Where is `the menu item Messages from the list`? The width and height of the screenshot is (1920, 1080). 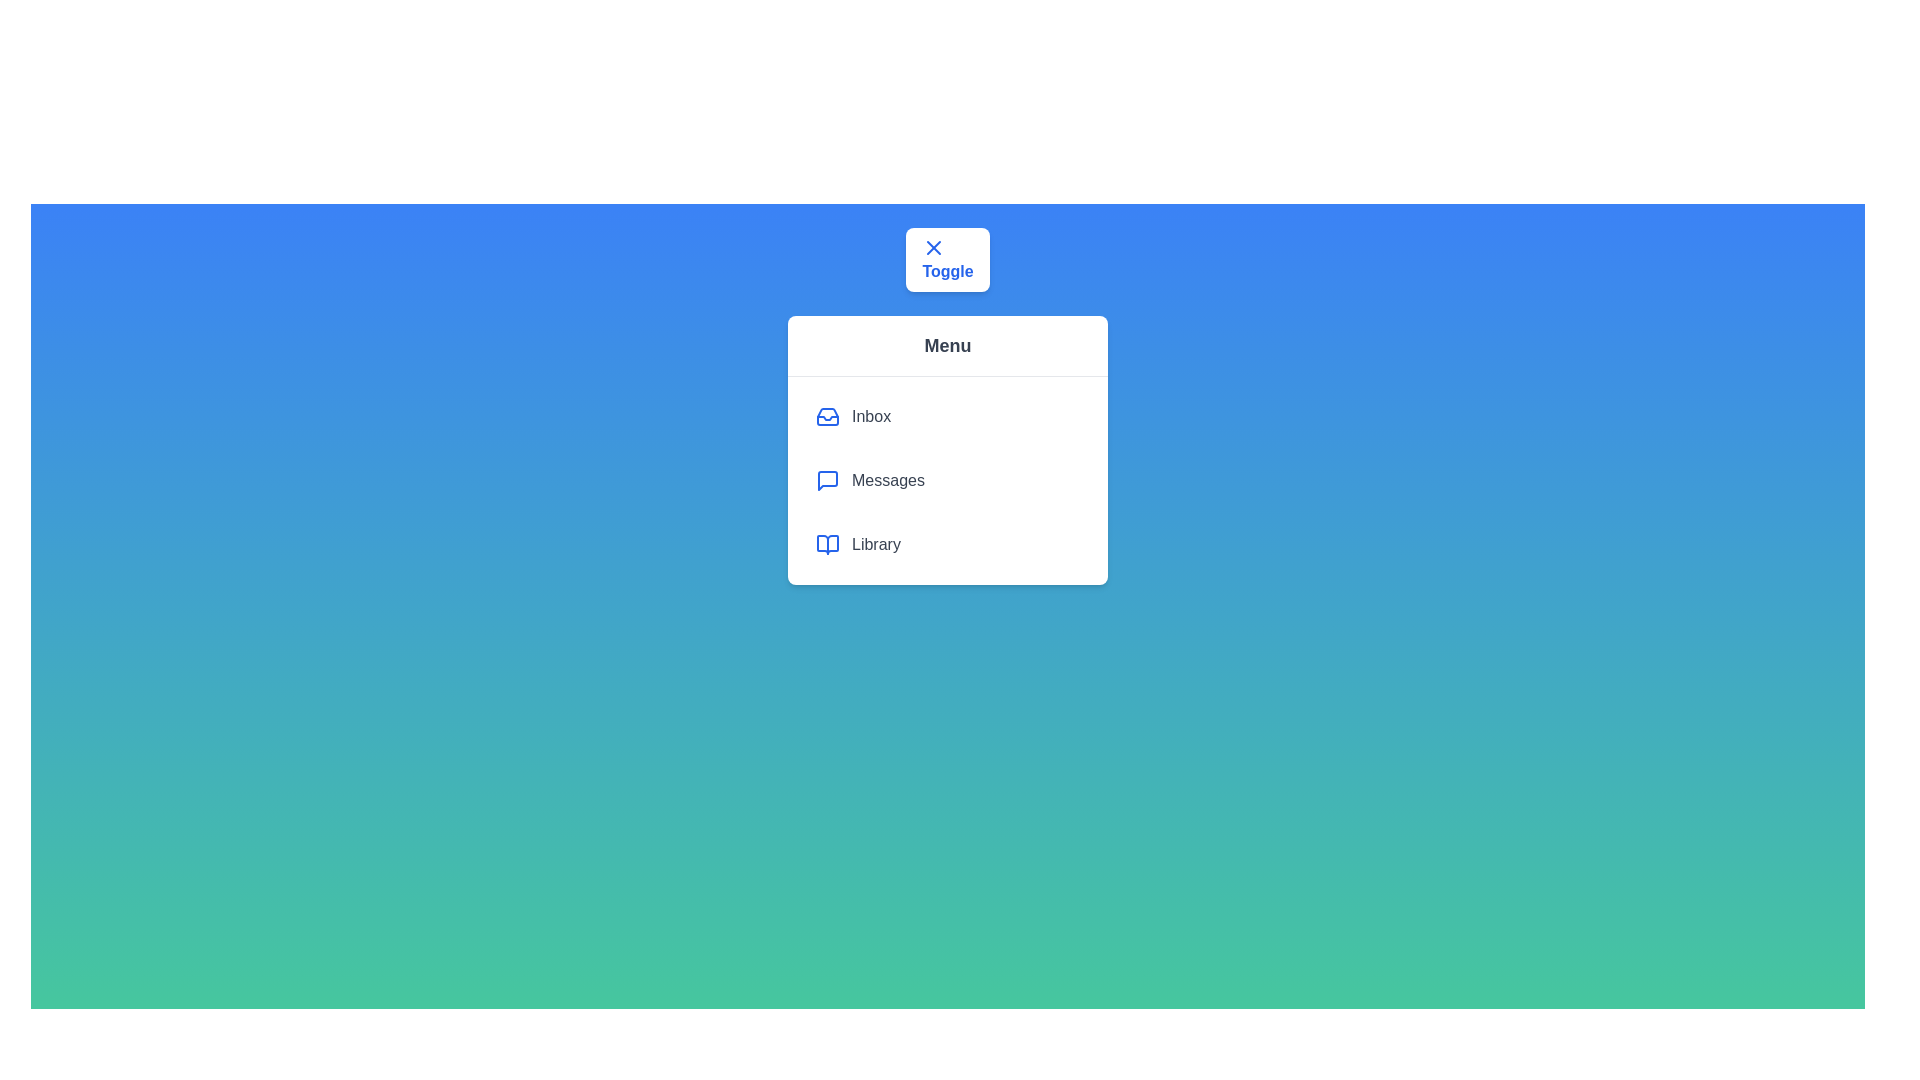
the menu item Messages from the list is located at coordinates (947, 481).